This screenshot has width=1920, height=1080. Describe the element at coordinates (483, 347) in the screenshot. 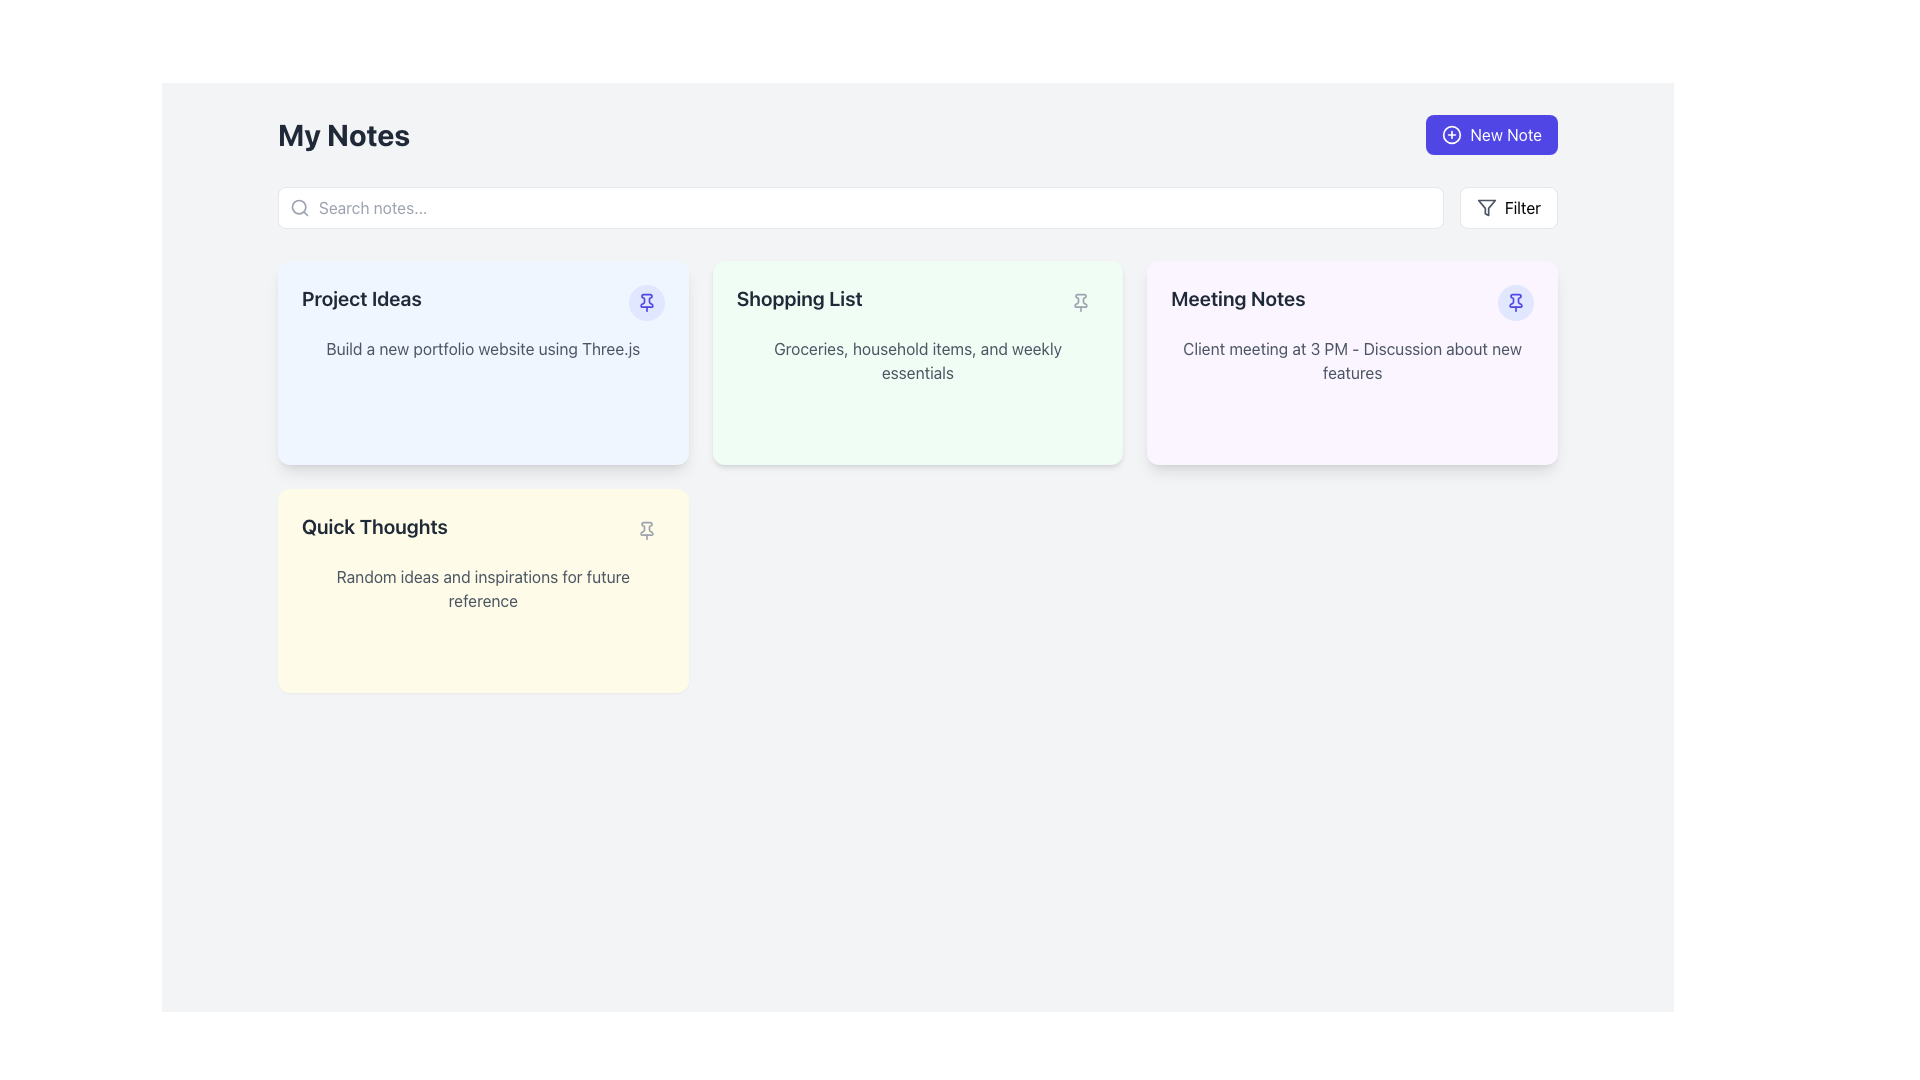

I see `the static text block containing the message 'Build a new portfolio website using Three.js' within the 'Project Ideas' note card` at that location.